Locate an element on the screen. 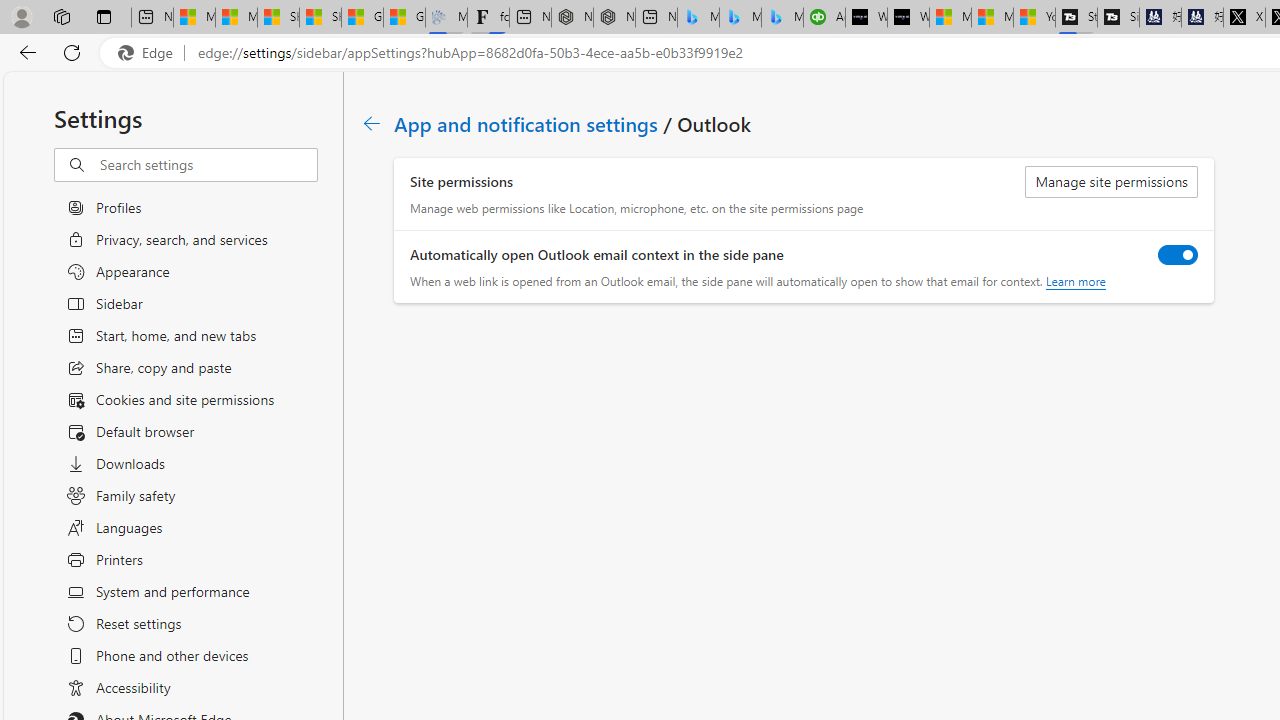  'Microsoft Bing Travel - Stays in Bangkok, Bangkok, Thailand' is located at coordinates (739, 17).